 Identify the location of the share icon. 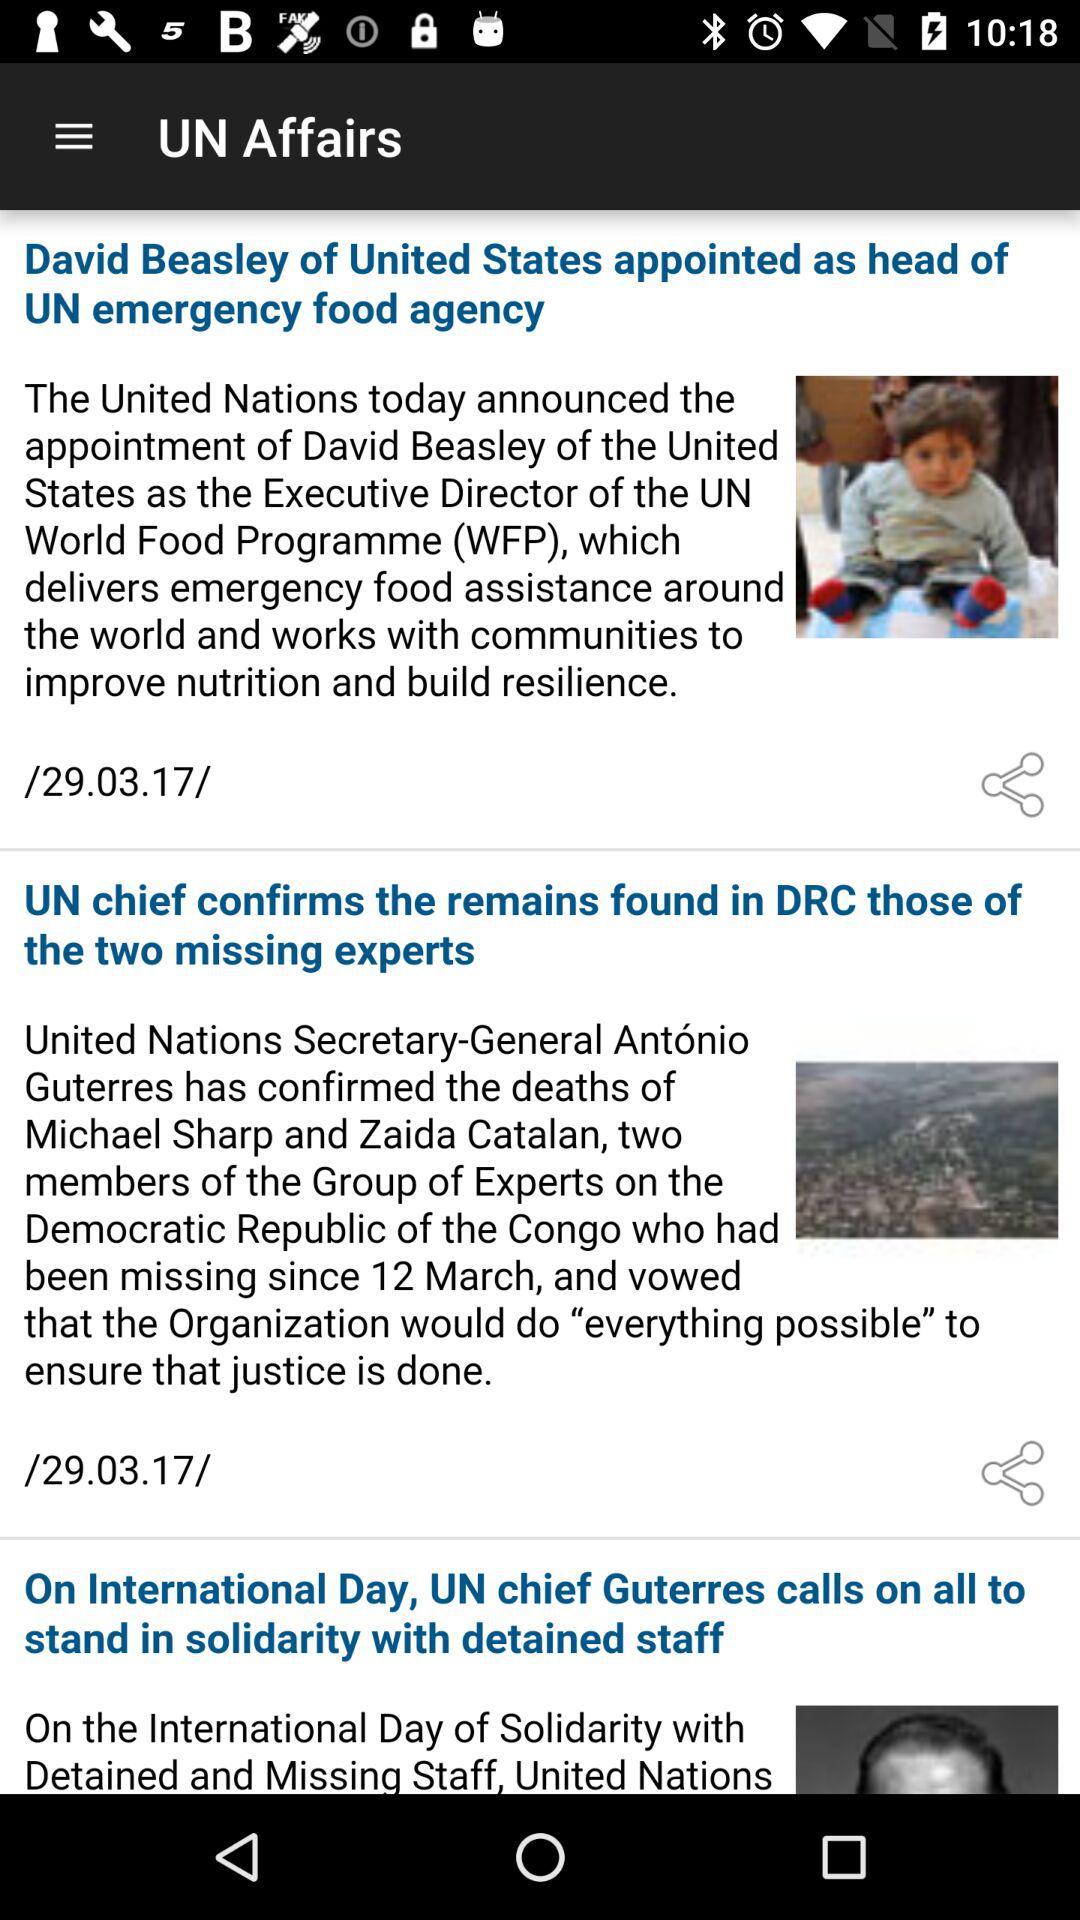
(1017, 1473).